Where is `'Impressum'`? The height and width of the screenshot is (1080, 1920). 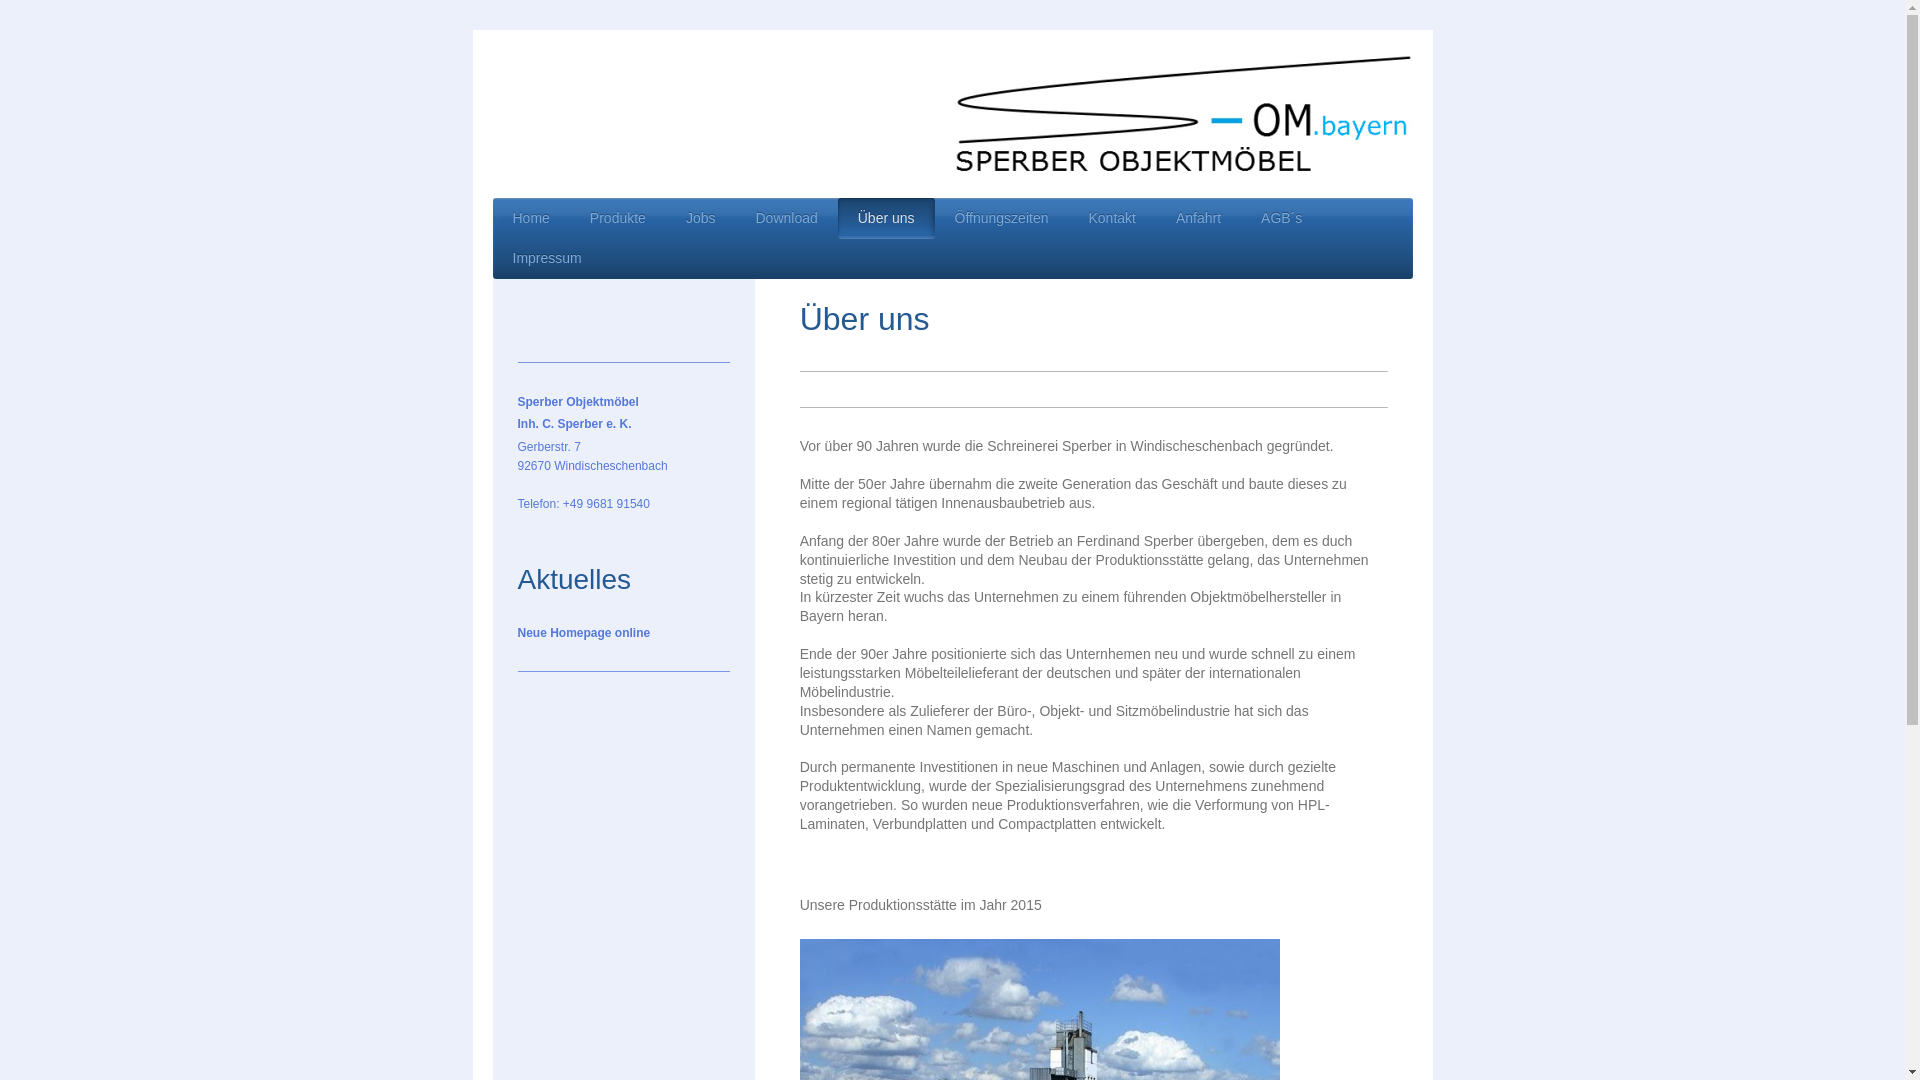 'Impressum' is located at coordinates (546, 258).